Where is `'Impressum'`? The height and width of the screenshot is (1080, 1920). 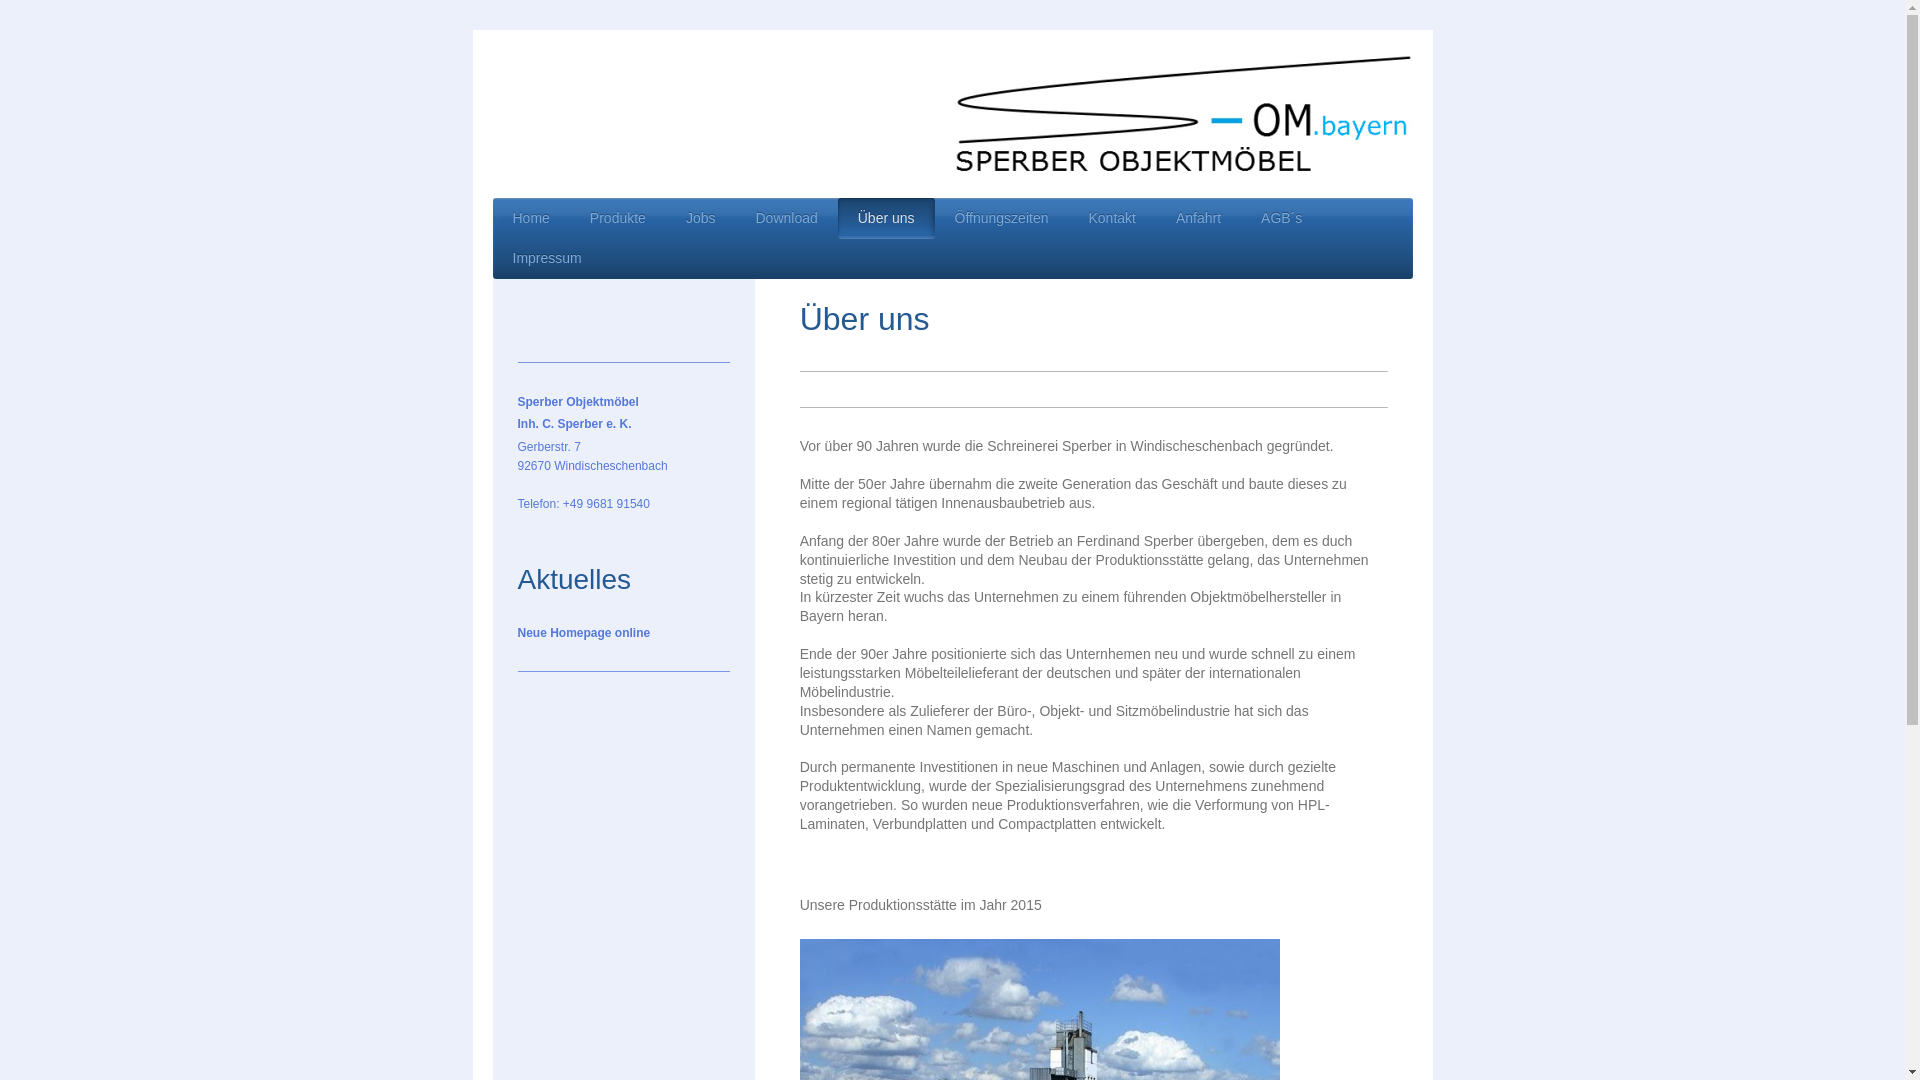 'Impressum' is located at coordinates (546, 258).